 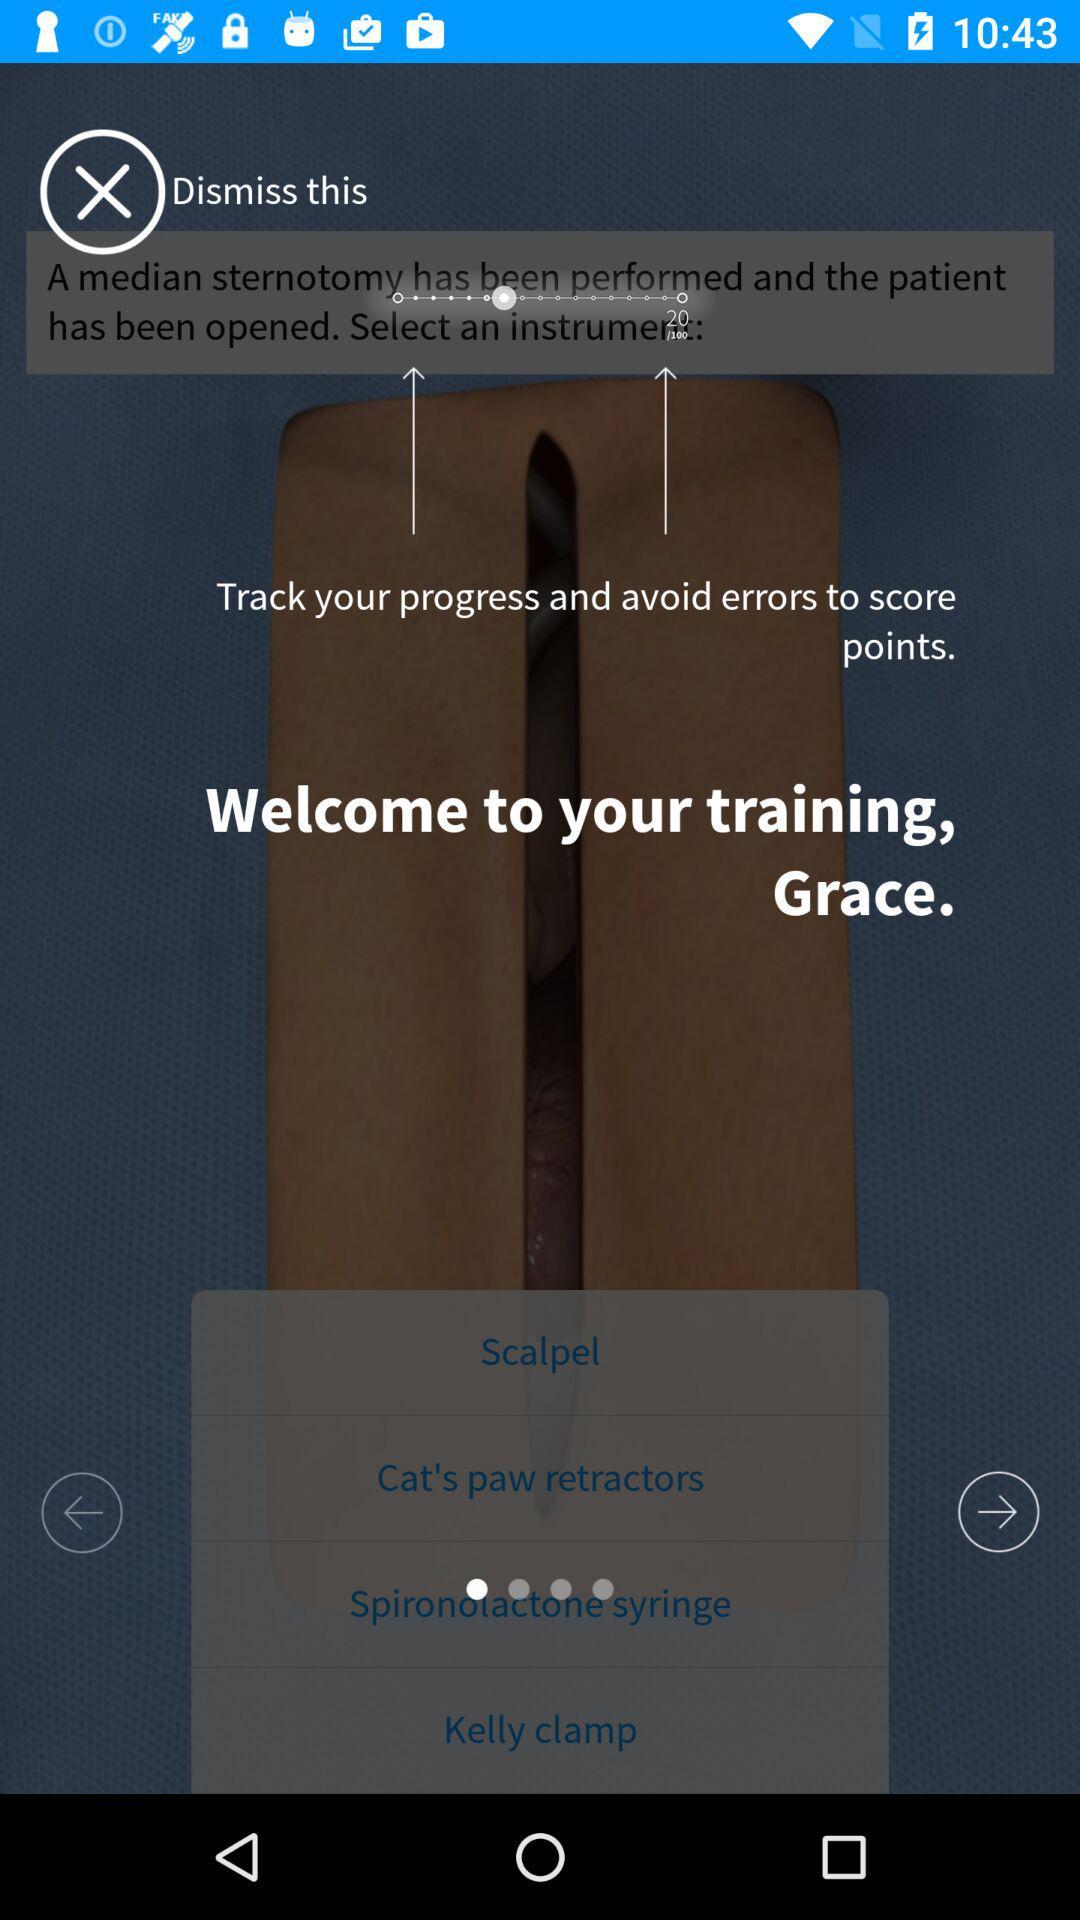 What do you see at coordinates (540, 1353) in the screenshot?
I see `icon above the cat s paw` at bounding box center [540, 1353].